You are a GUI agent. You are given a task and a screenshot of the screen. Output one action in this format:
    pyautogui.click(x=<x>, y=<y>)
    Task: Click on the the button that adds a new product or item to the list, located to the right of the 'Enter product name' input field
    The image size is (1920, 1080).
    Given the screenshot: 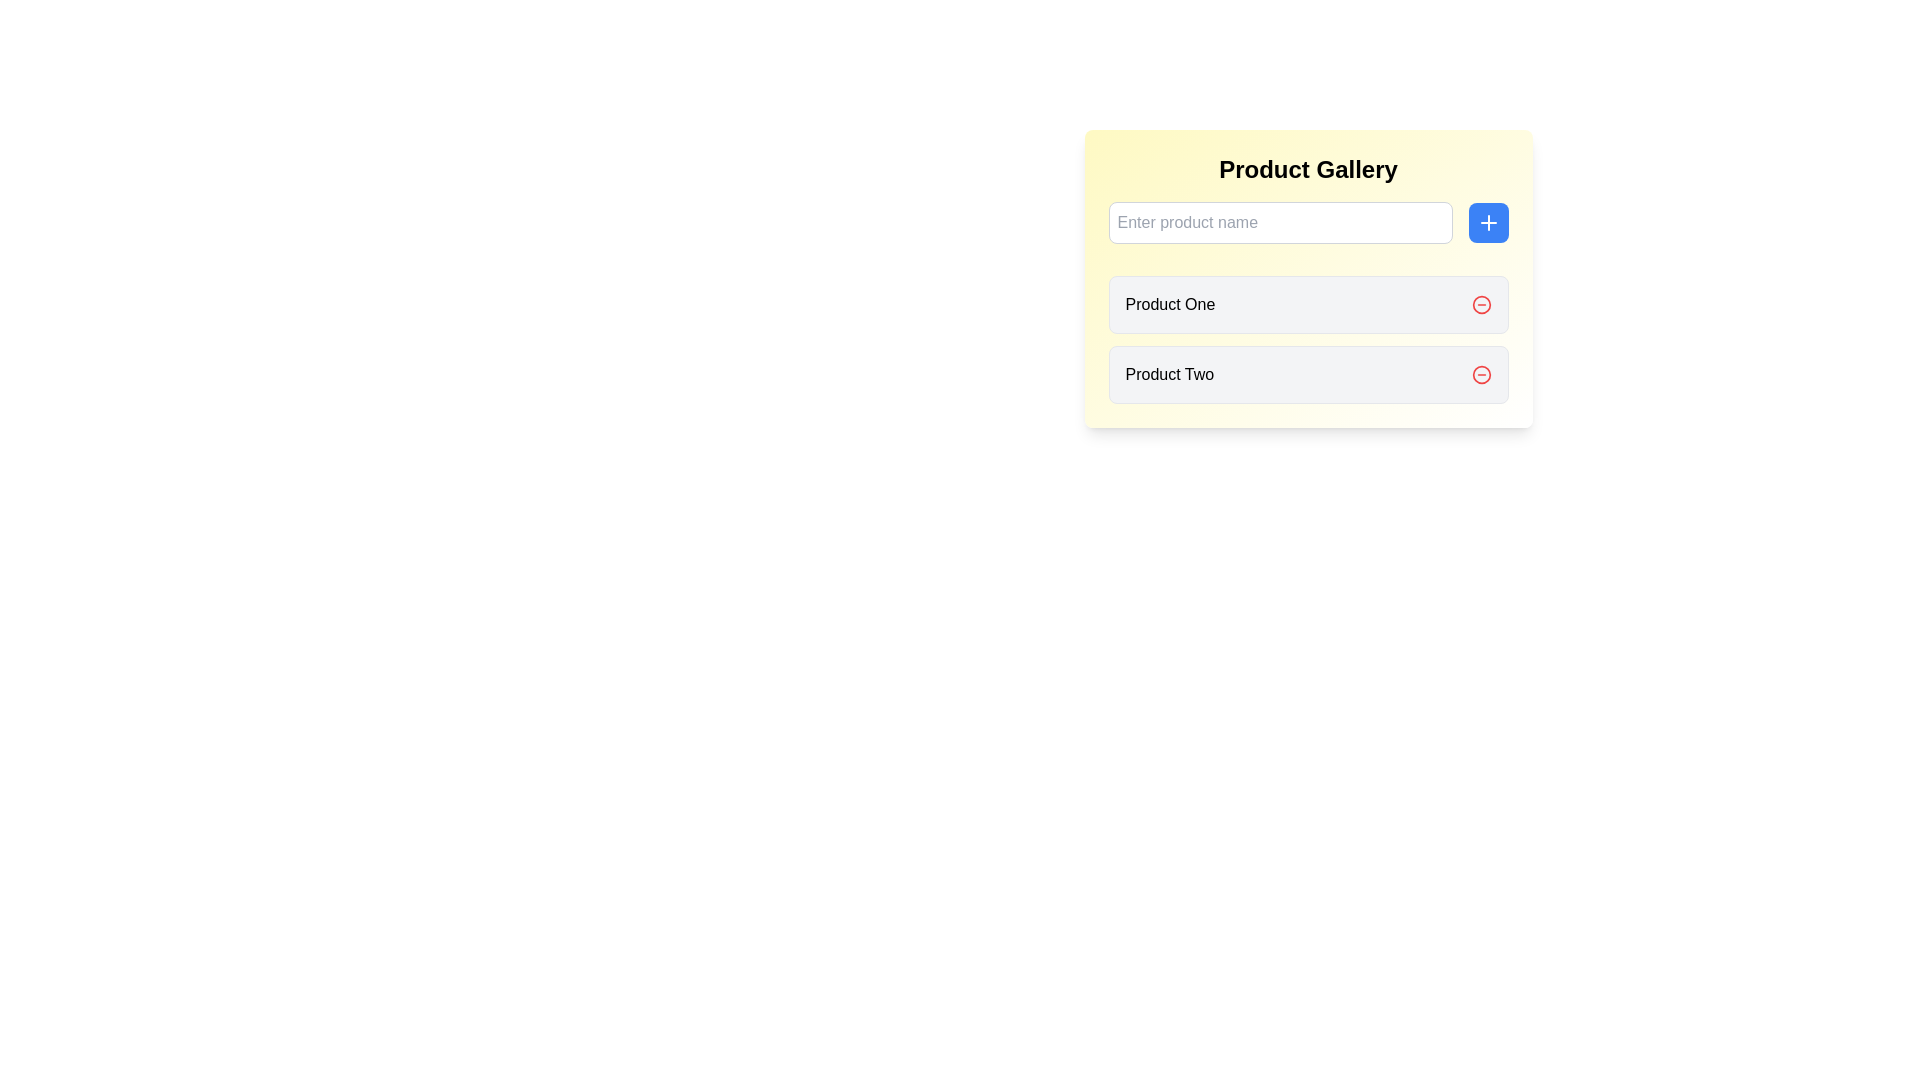 What is the action you would take?
    pyautogui.click(x=1488, y=223)
    